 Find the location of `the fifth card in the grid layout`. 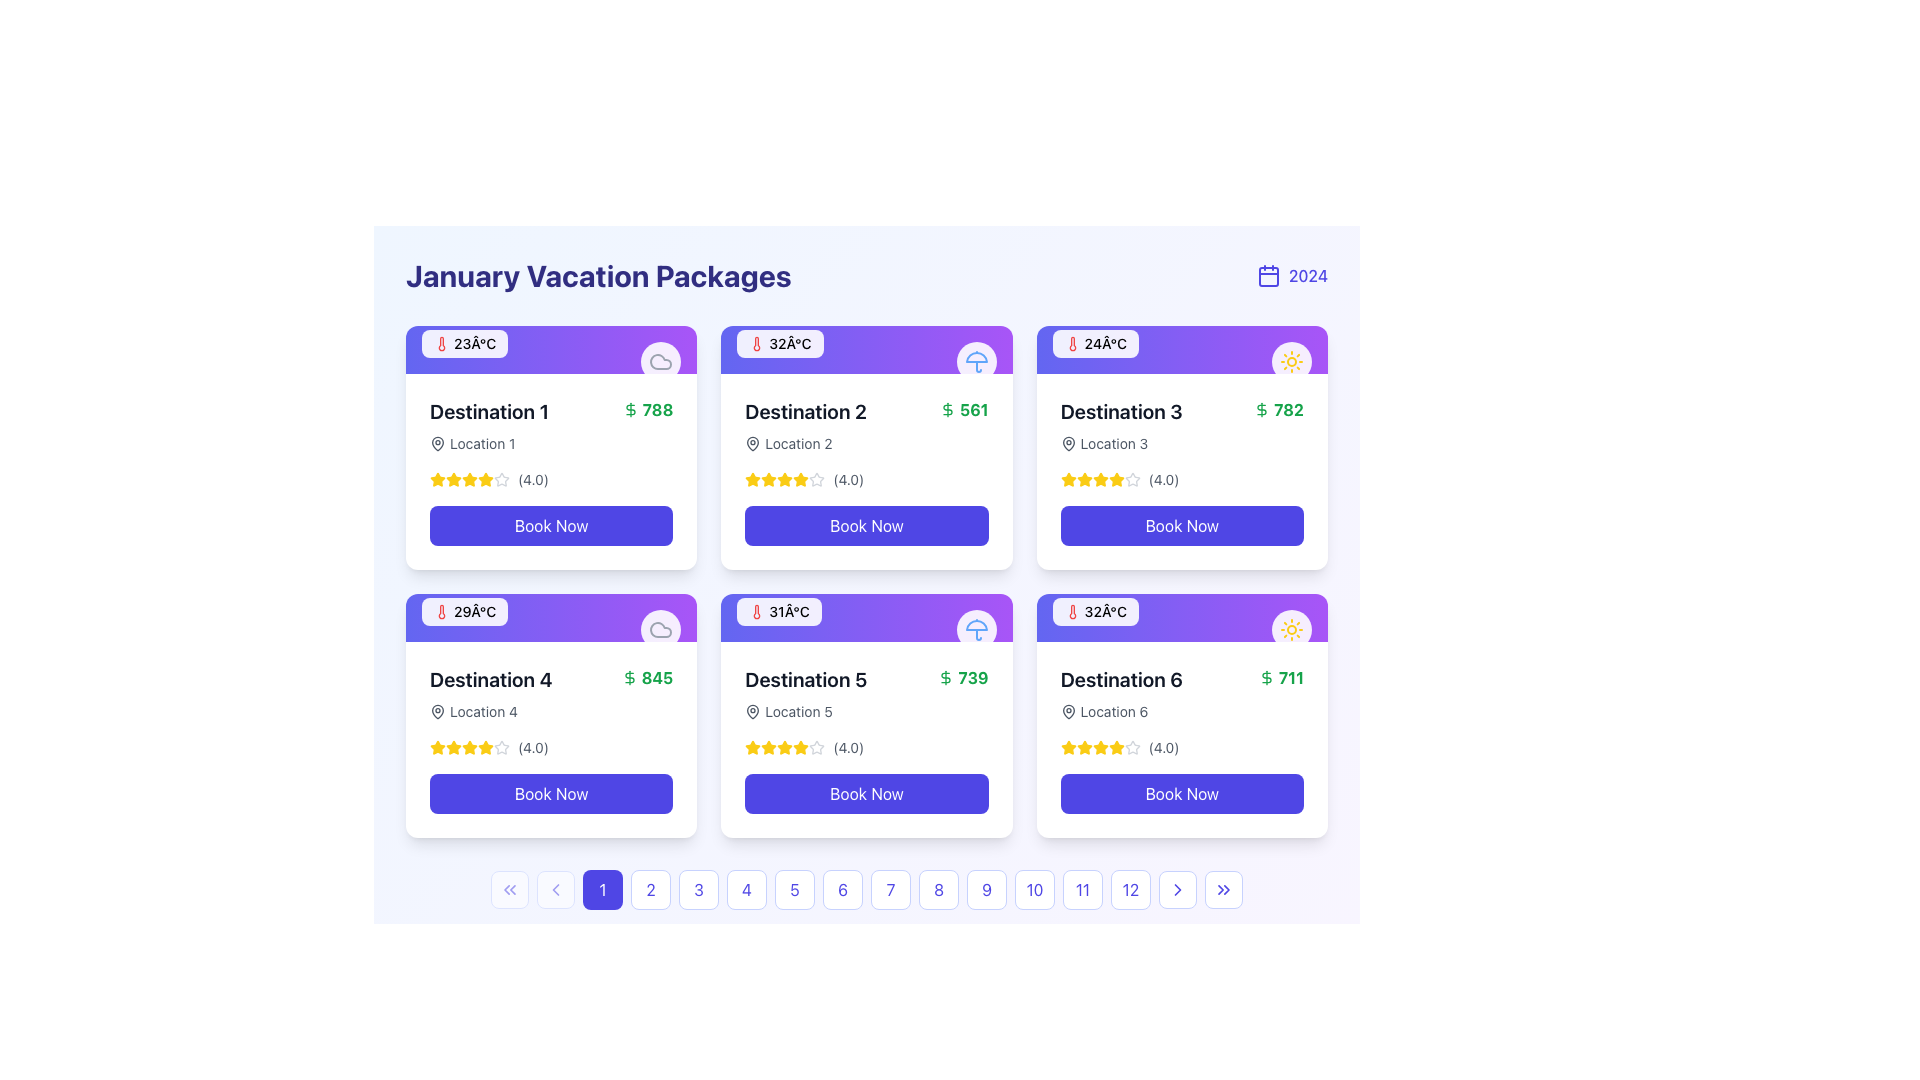

the fifth card in the grid layout is located at coordinates (867, 715).